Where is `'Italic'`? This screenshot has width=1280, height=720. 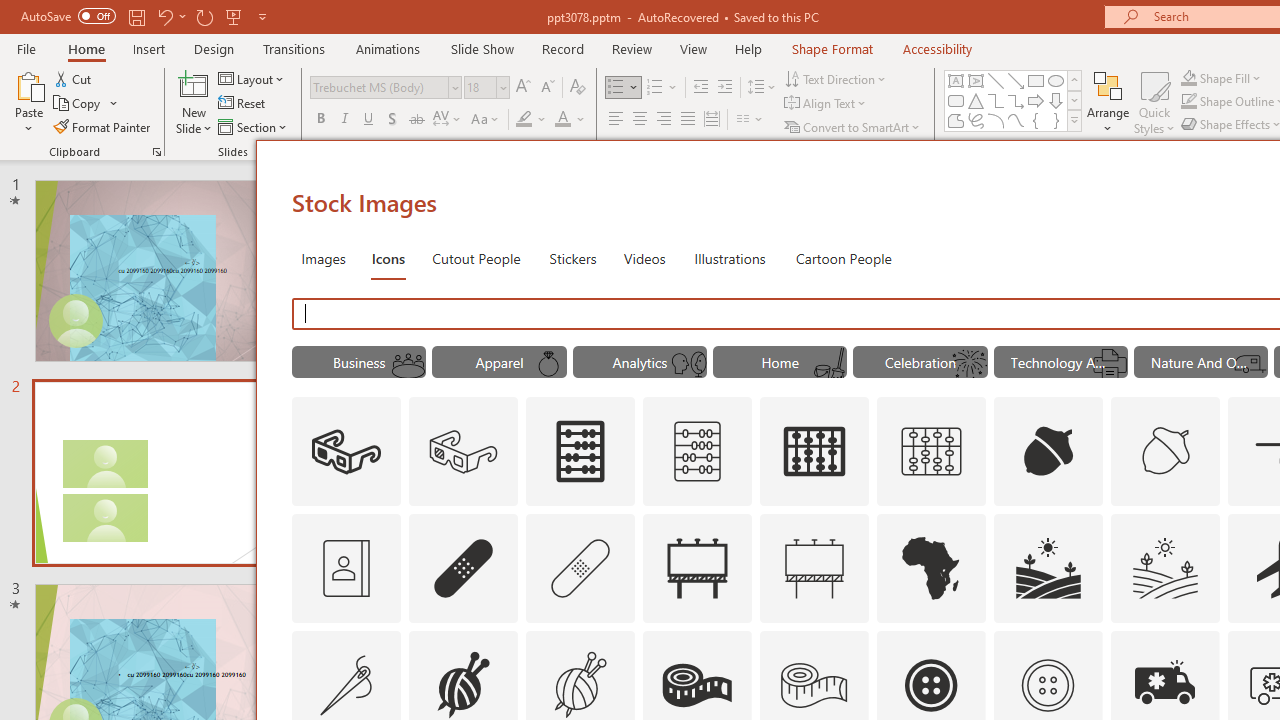 'Italic' is located at coordinates (344, 119).